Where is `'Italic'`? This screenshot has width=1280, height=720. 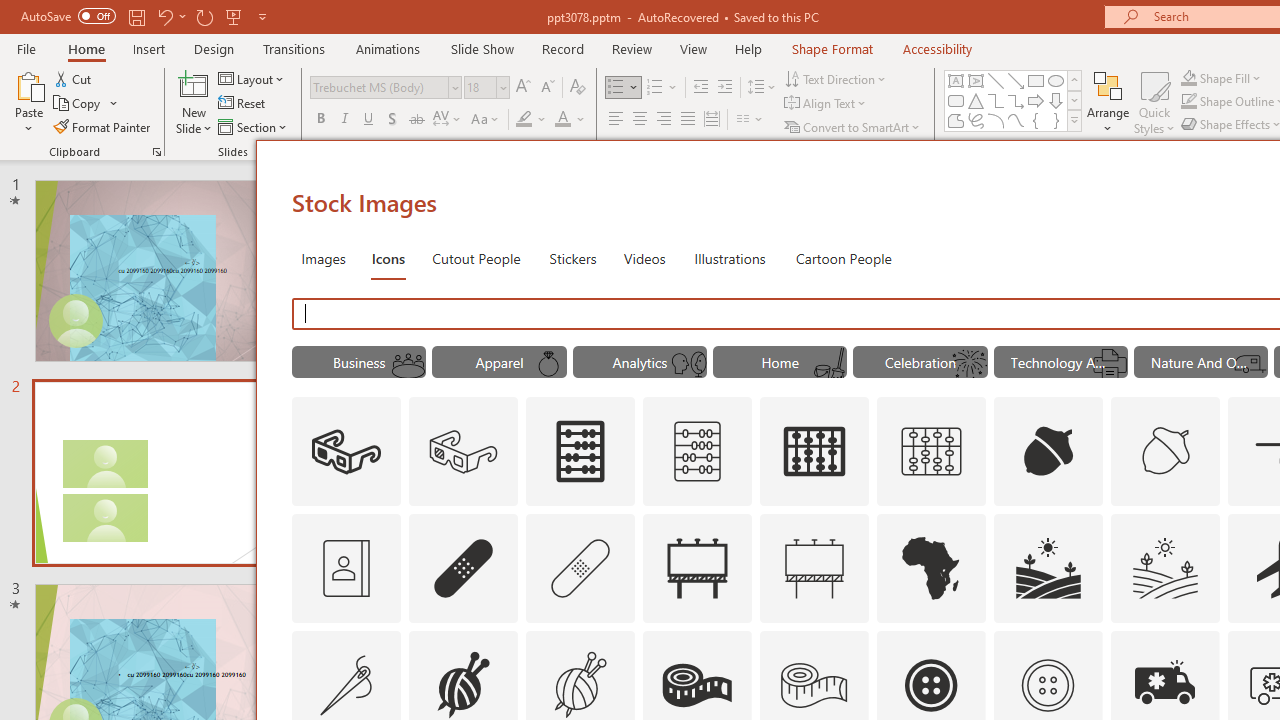 'Italic' is located at coordinates (344, 119).